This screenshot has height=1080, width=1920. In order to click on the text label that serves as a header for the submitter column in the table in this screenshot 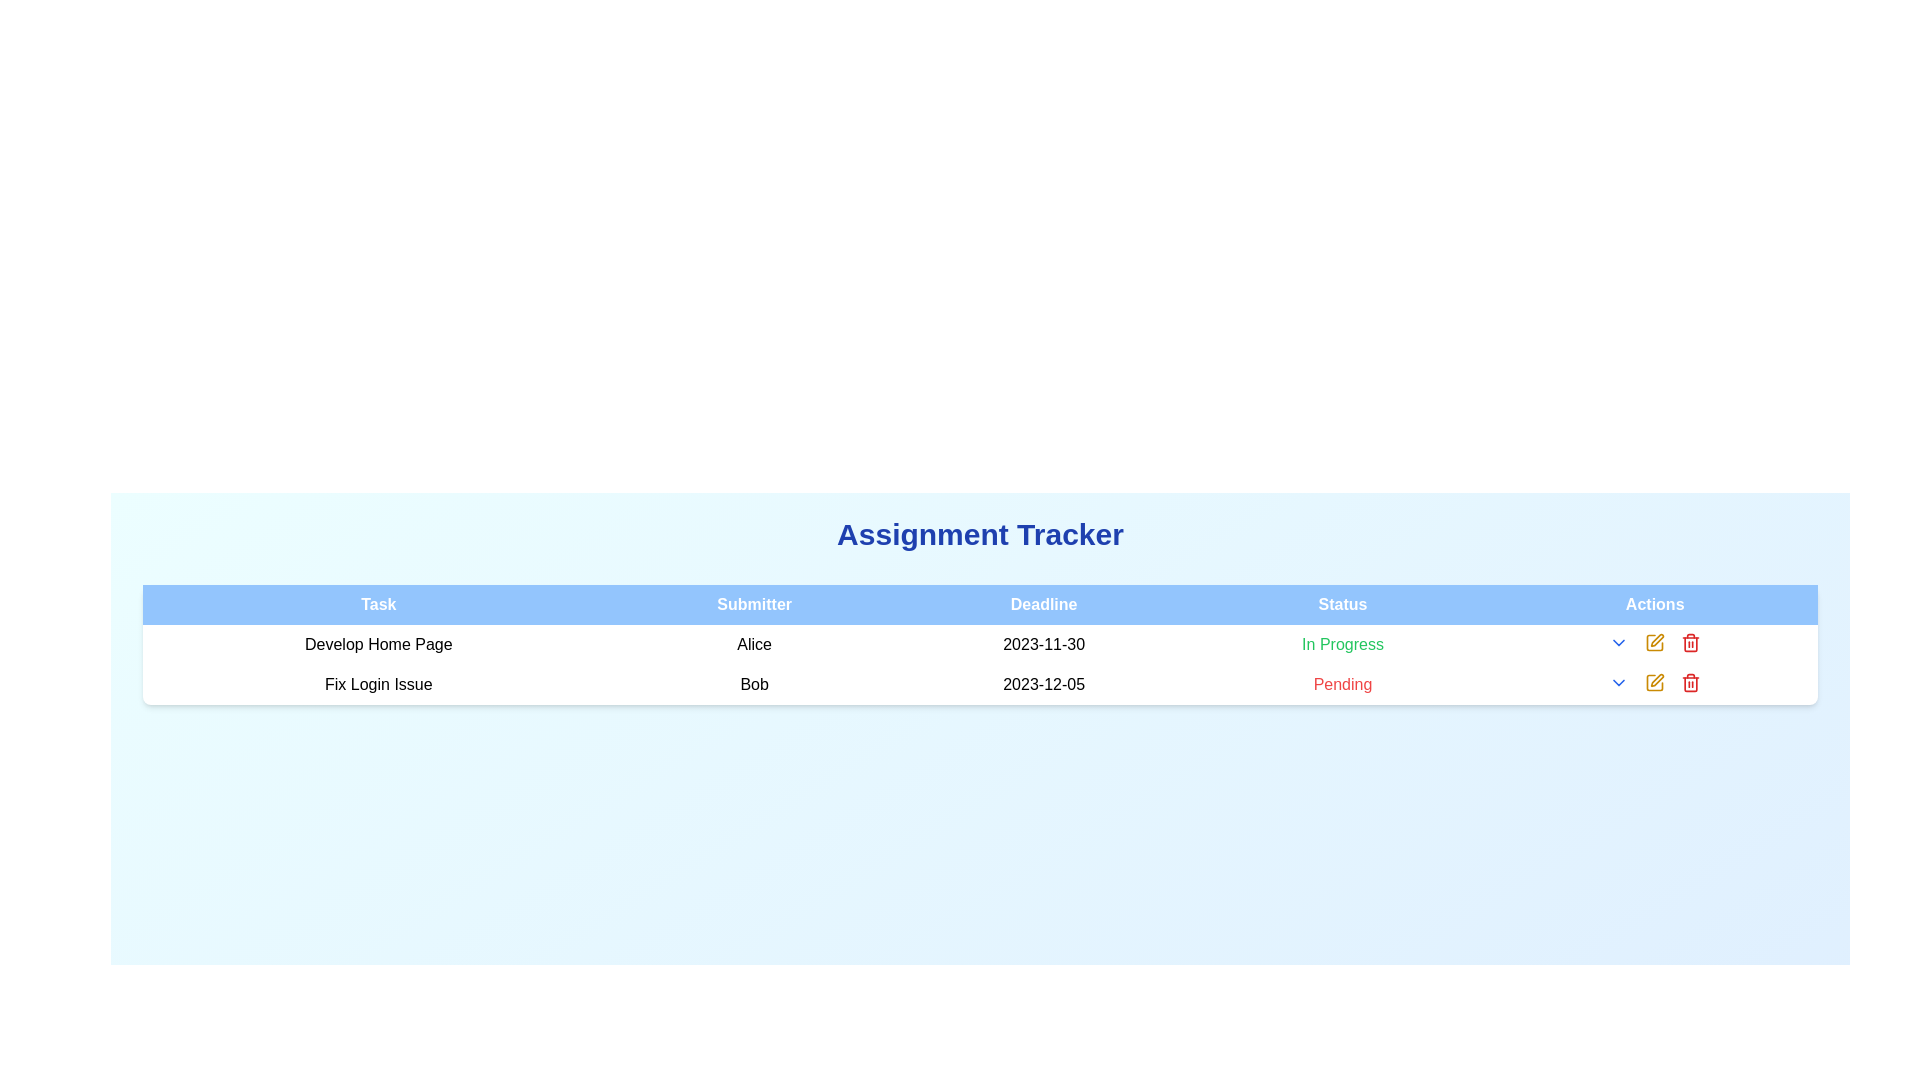, I will do `click(753, 604)`.